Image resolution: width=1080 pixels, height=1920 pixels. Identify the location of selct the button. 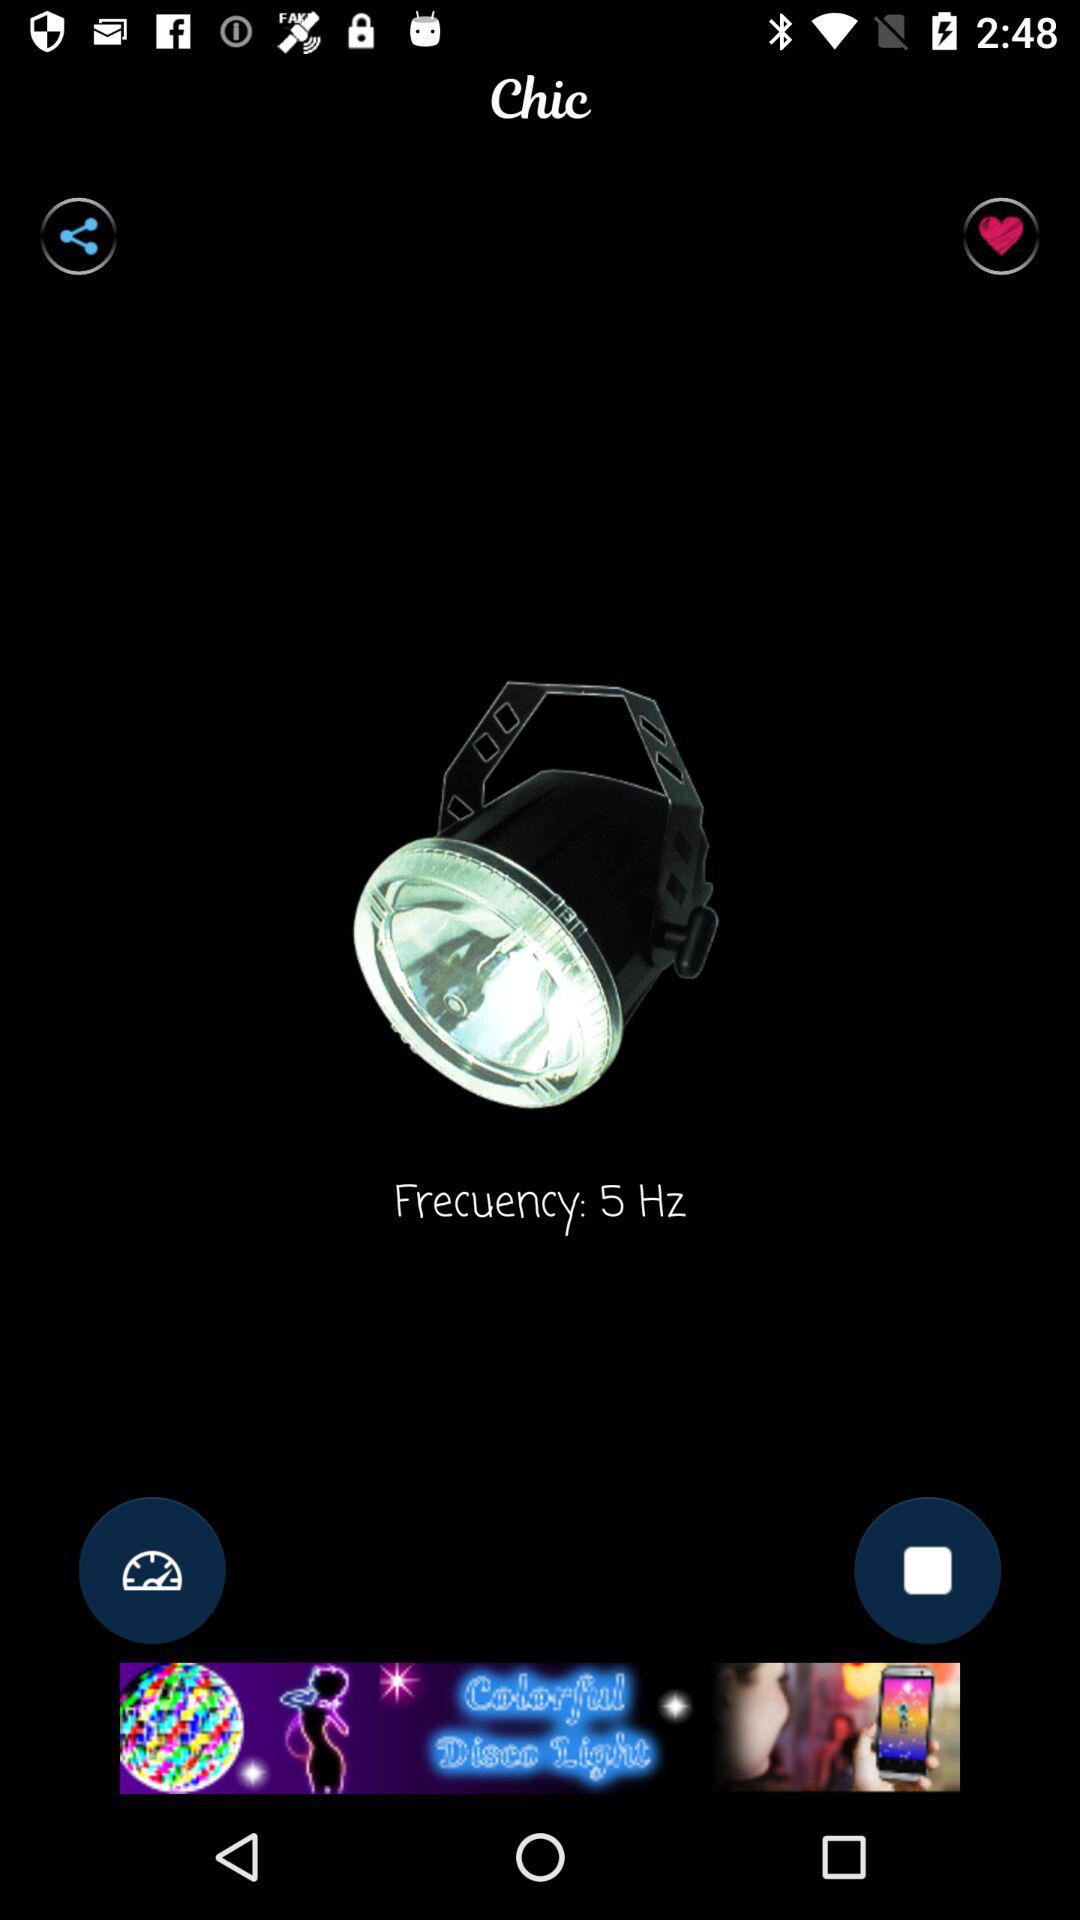
(1001, 236).